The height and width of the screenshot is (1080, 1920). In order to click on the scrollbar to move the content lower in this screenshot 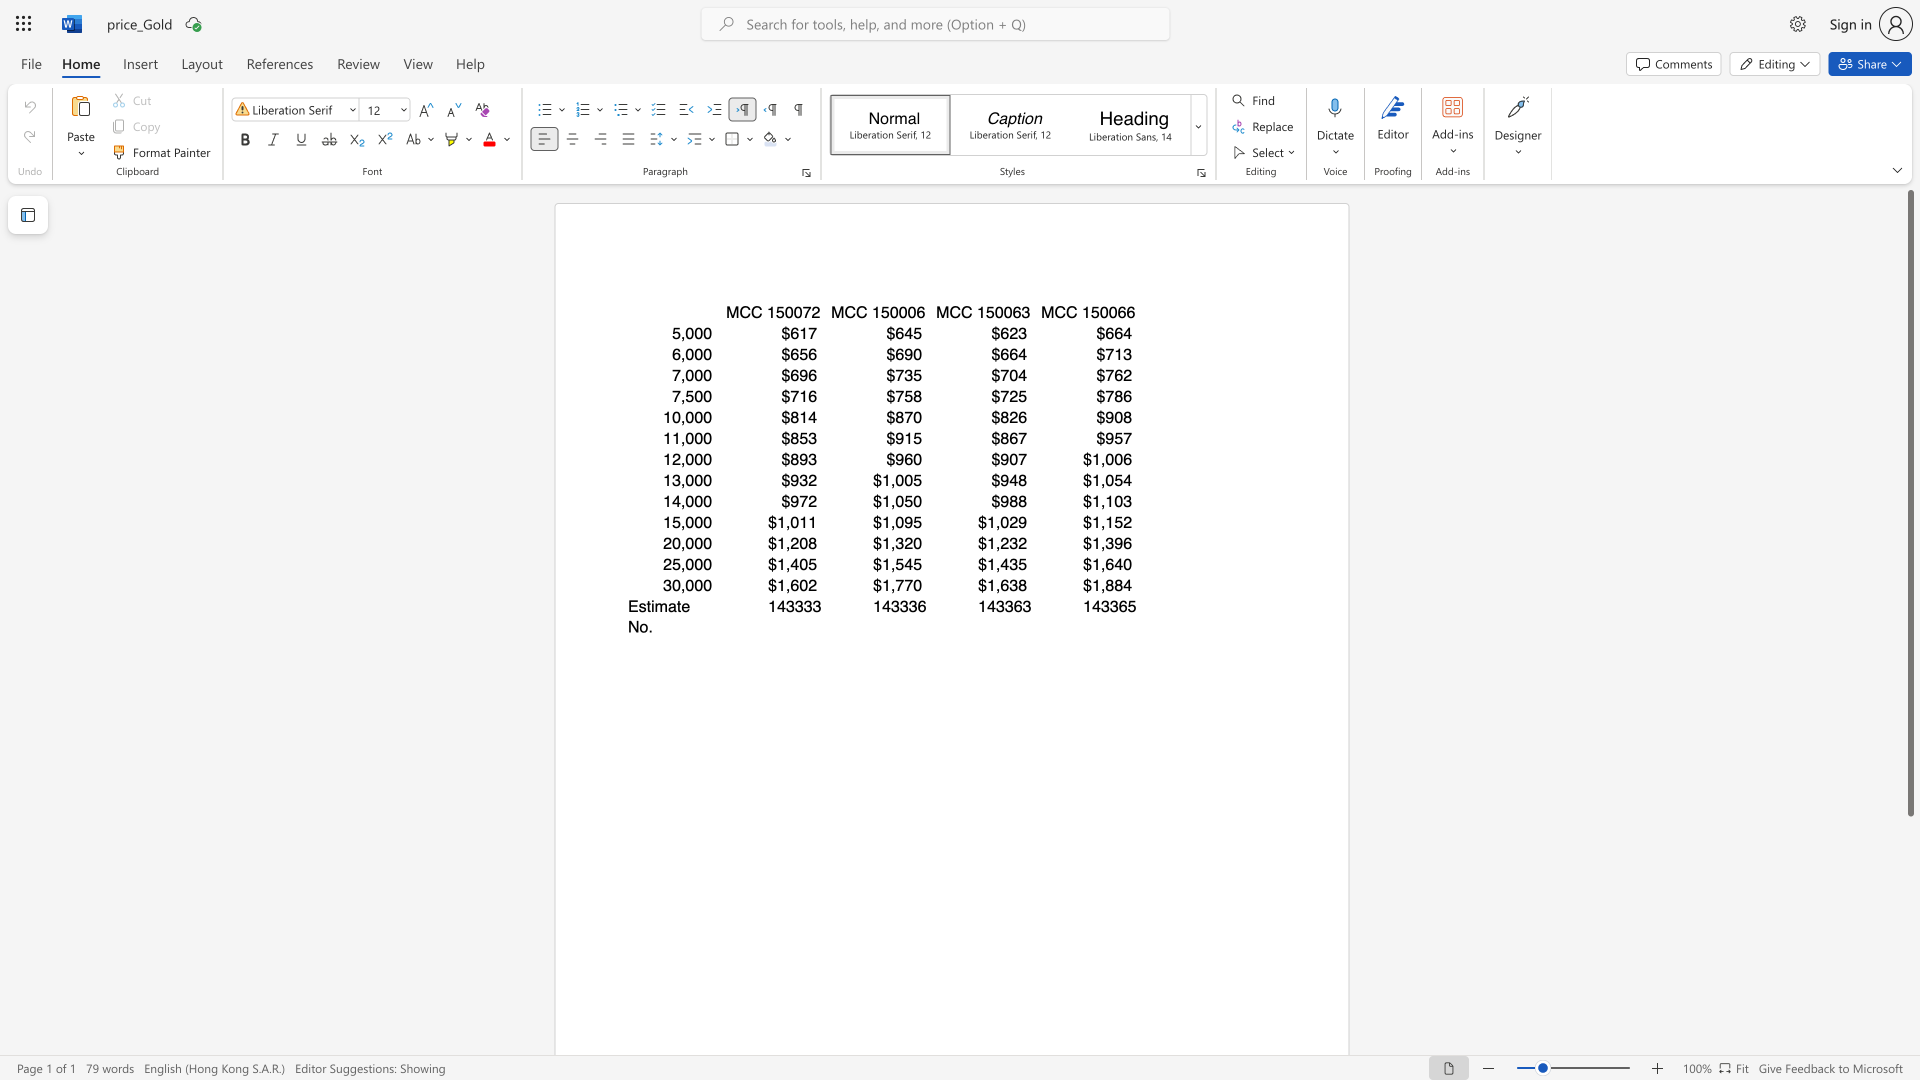, I will do `click(1909, 878)`.